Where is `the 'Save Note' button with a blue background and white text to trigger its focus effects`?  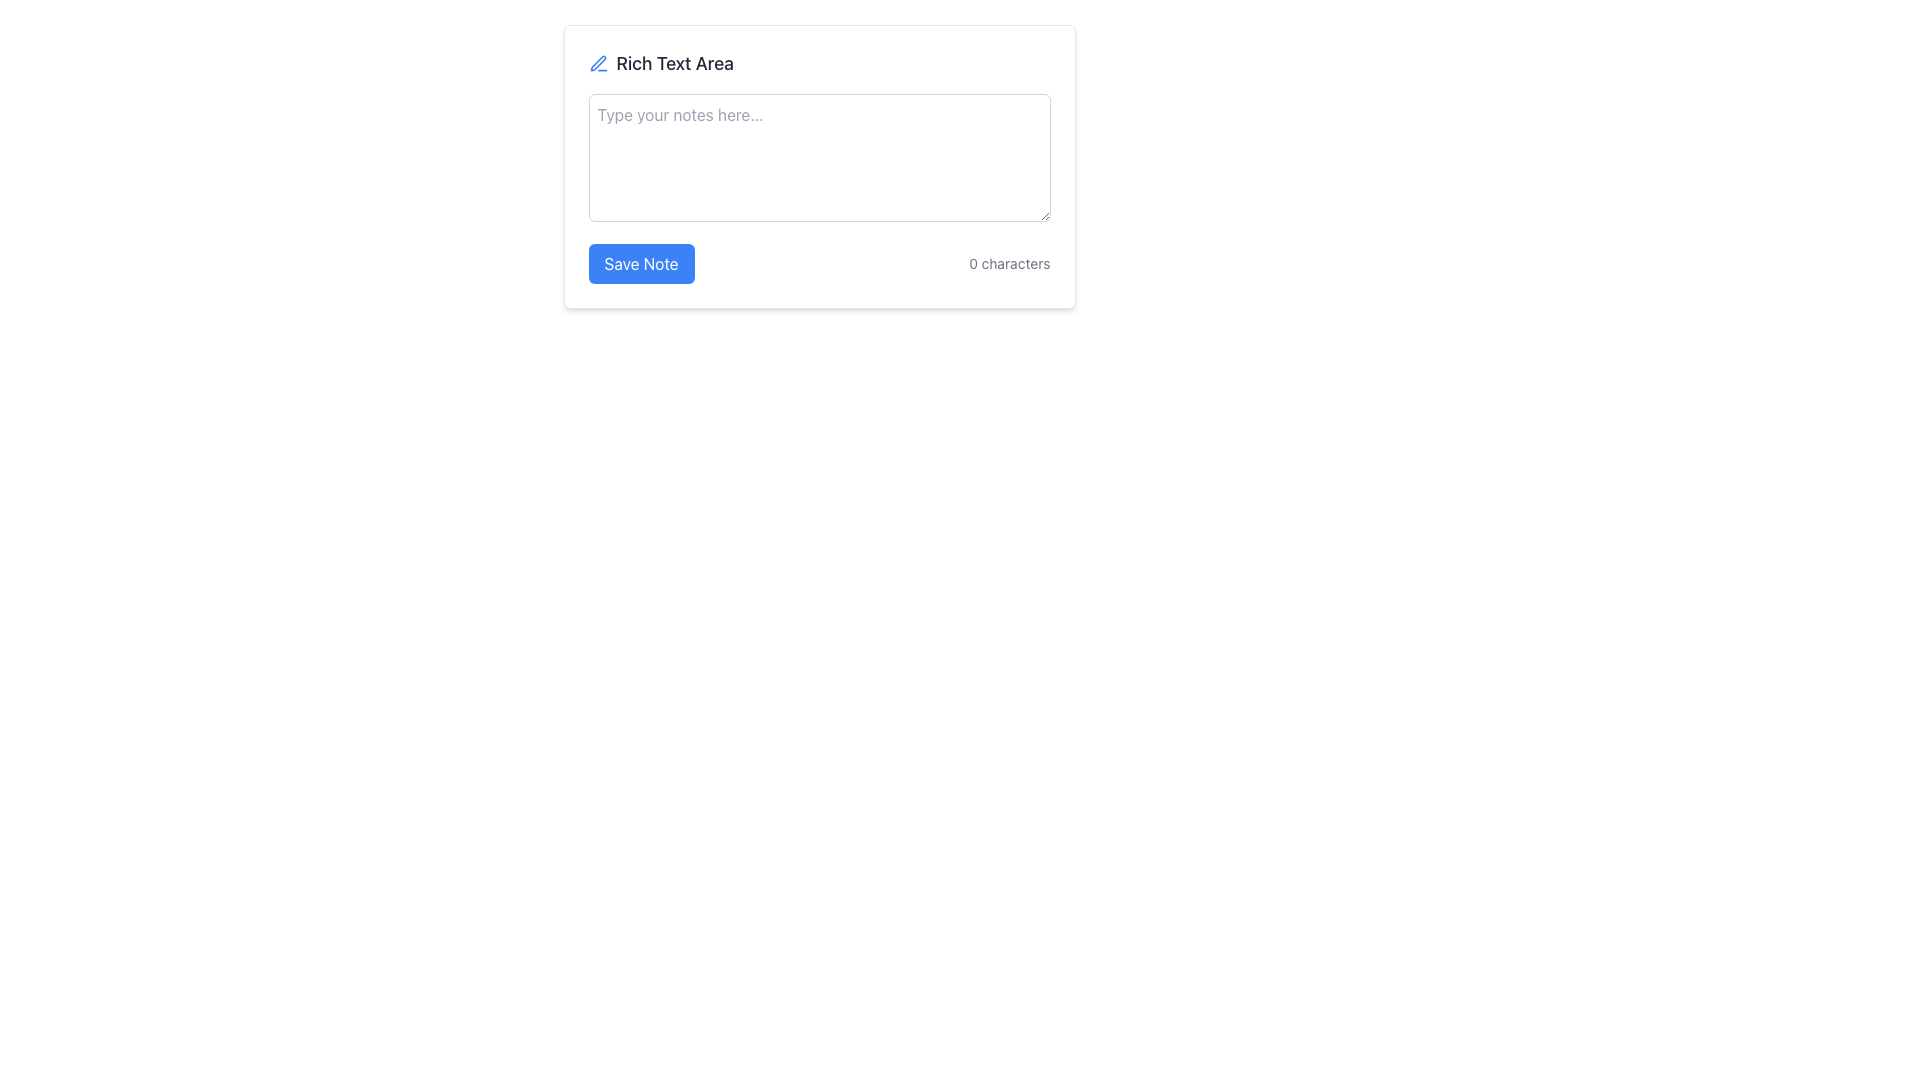 the 'Save Note' button with a blue background and white text to trigger its focus effects is located at coordinates (641, 262).